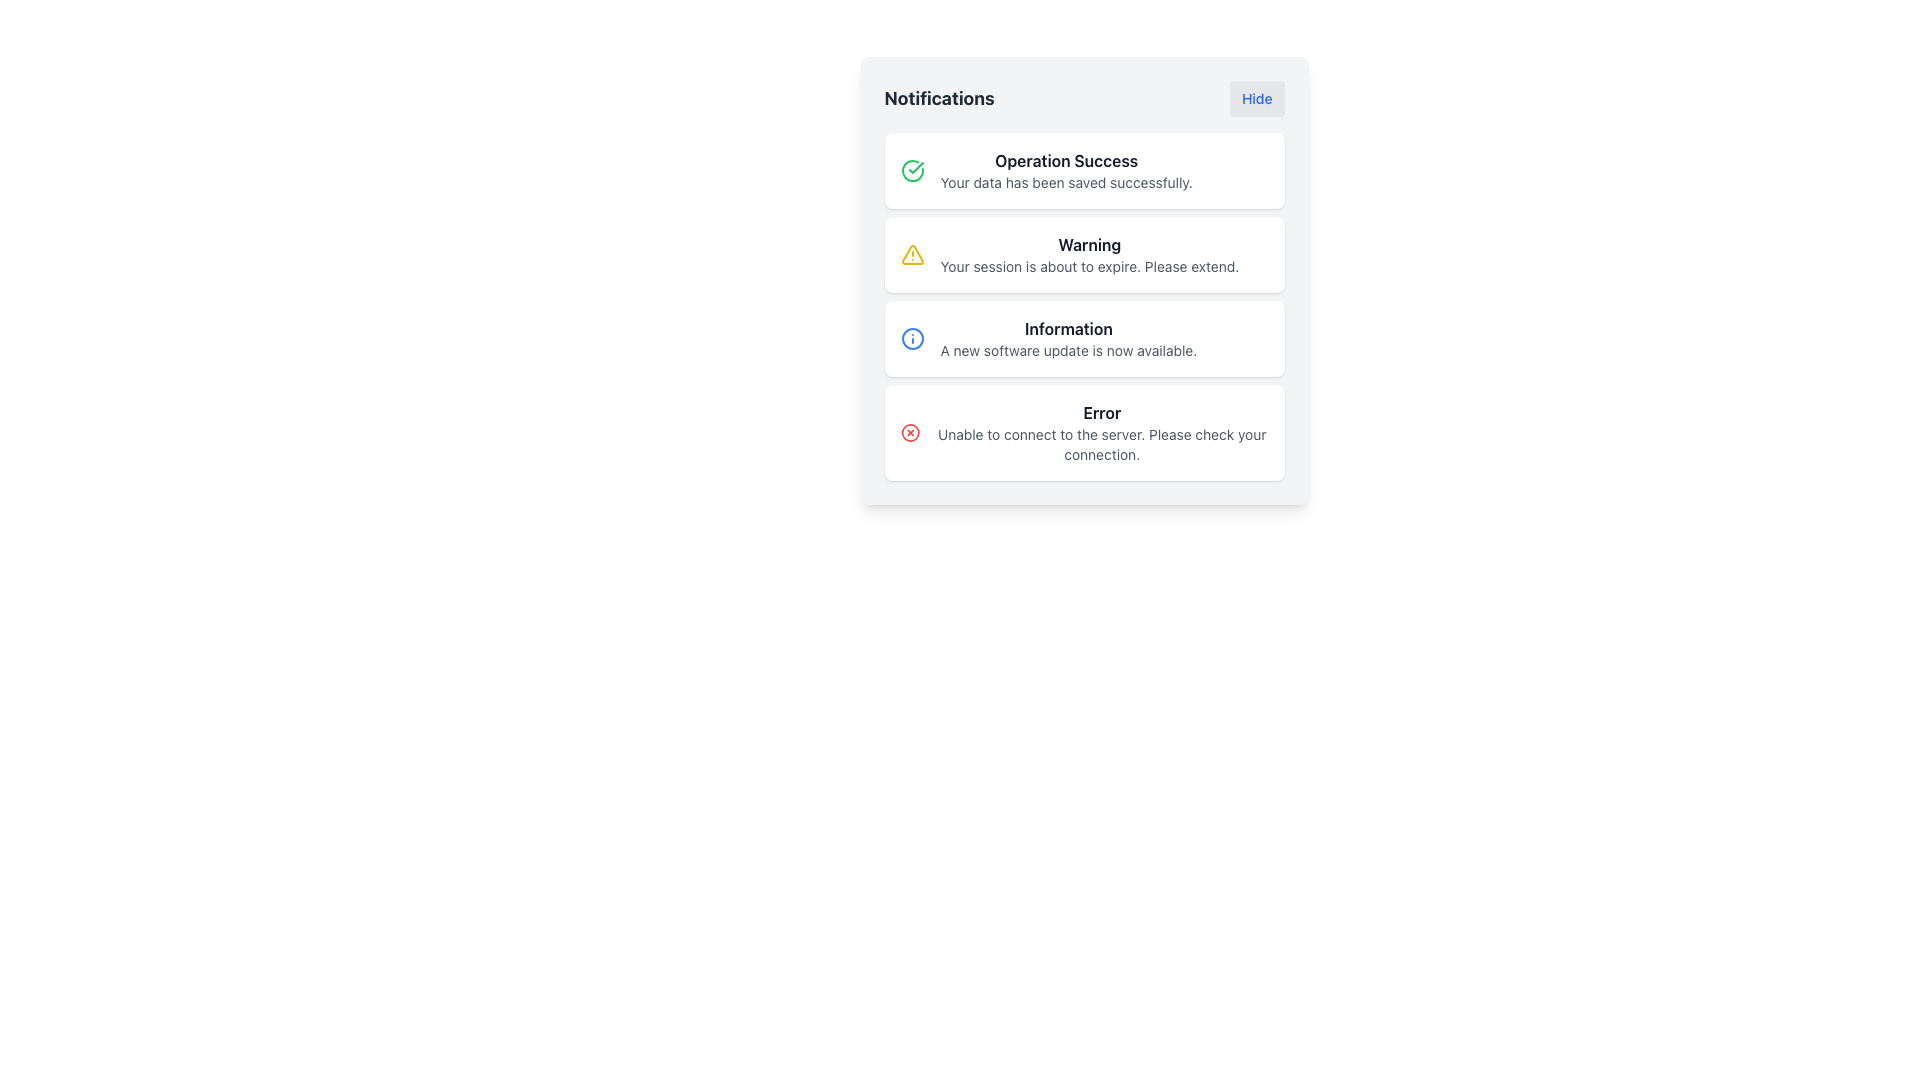 The height and width of the screenshot is (1080, 1920). Describe the element at coordinates (911, 338) in the screenshot. I see `the informational notification icon located to the left of the 'Information' text in the third item of the 'Notifications' list` at that location.